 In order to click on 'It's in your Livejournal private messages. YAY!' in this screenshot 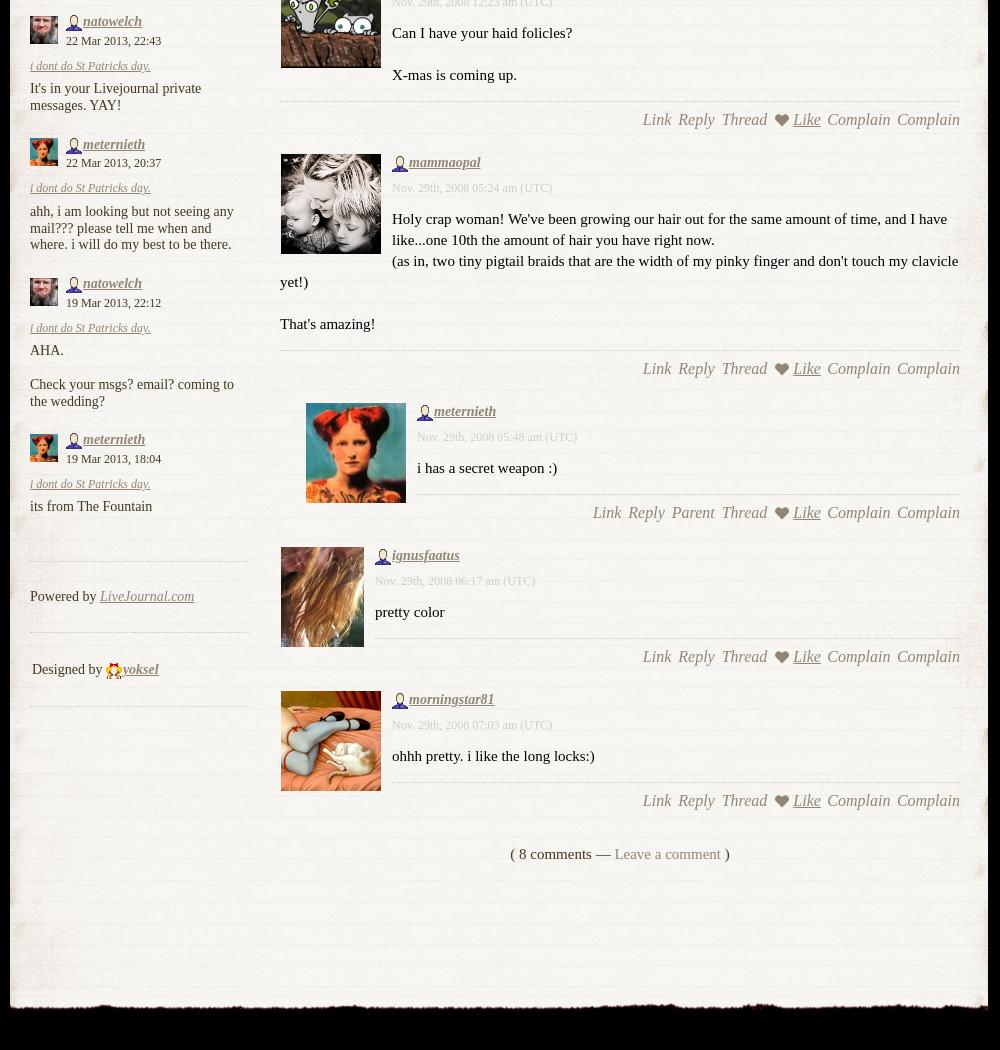, I will do `click(114, 97)`.